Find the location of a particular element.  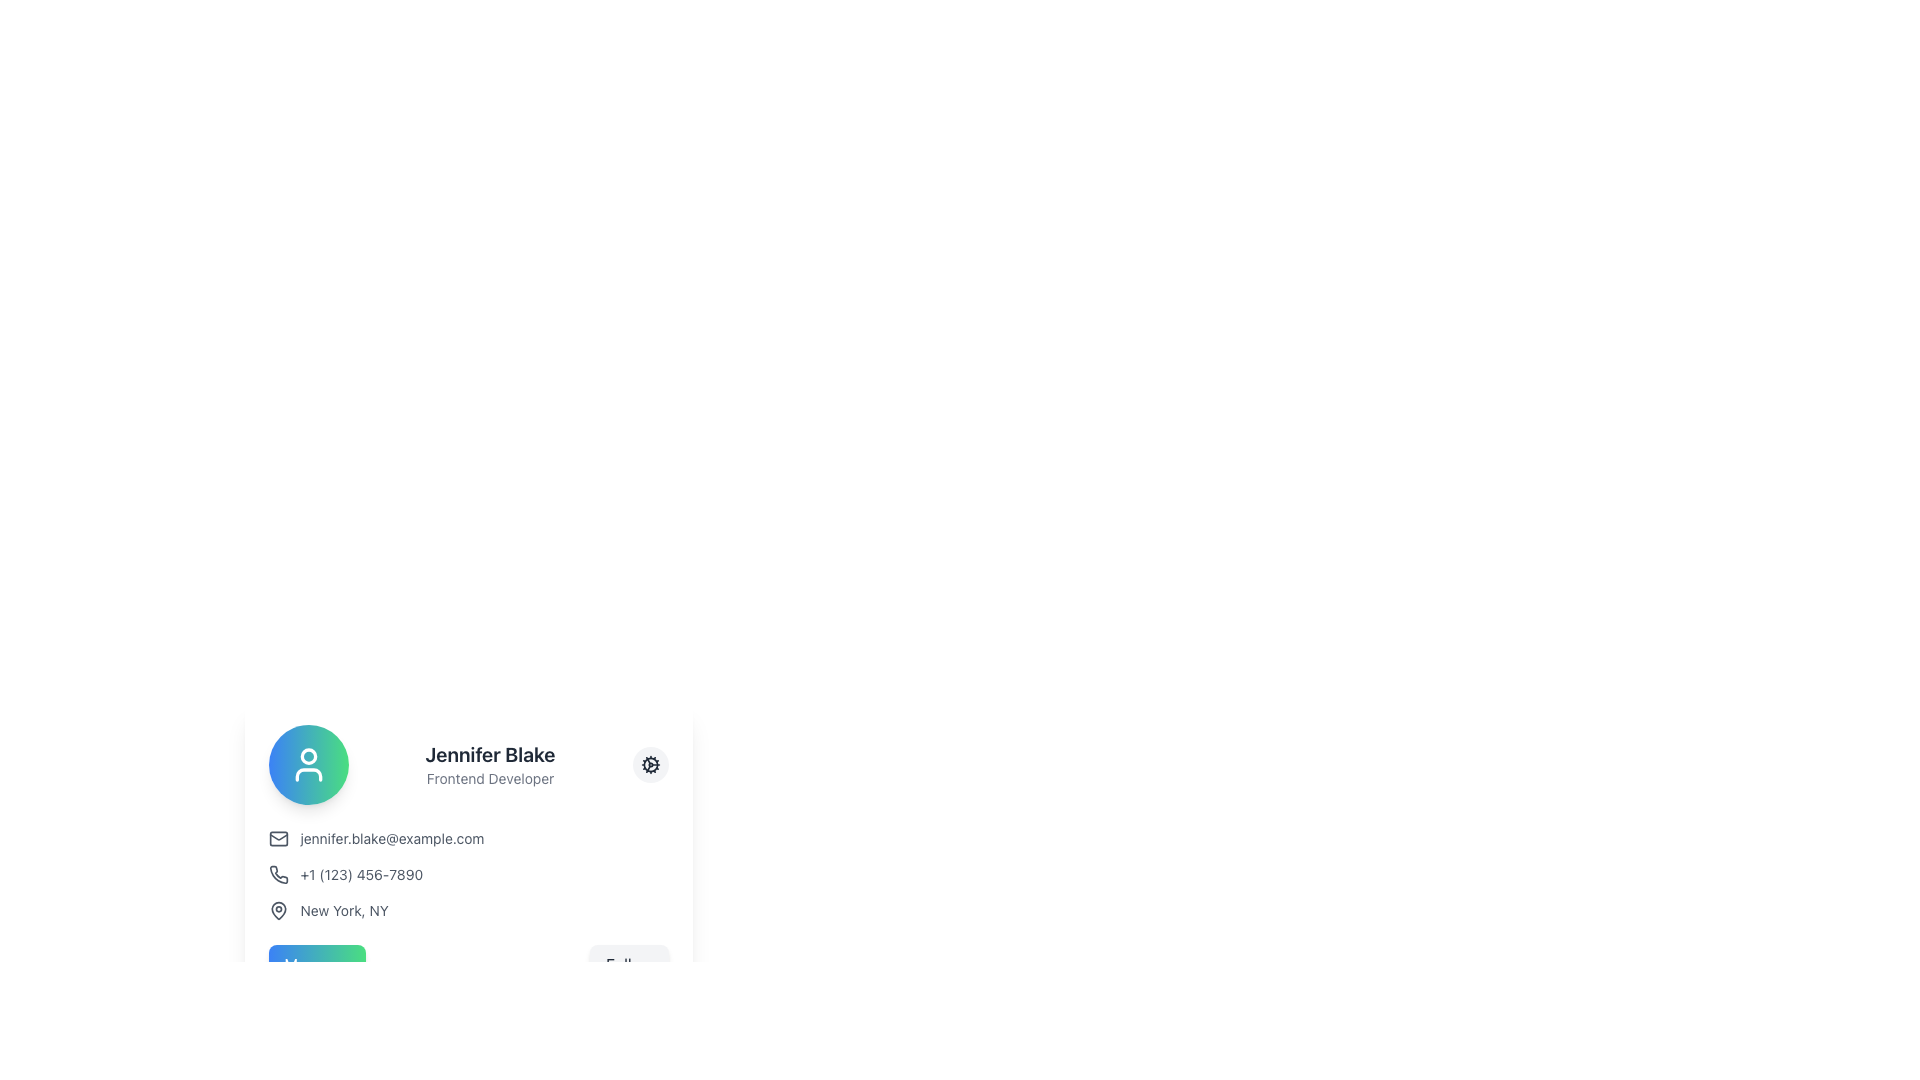

the message sending button located in the leftmost position of the row layout beneath the profile information section is located at coordinates (316, 963).